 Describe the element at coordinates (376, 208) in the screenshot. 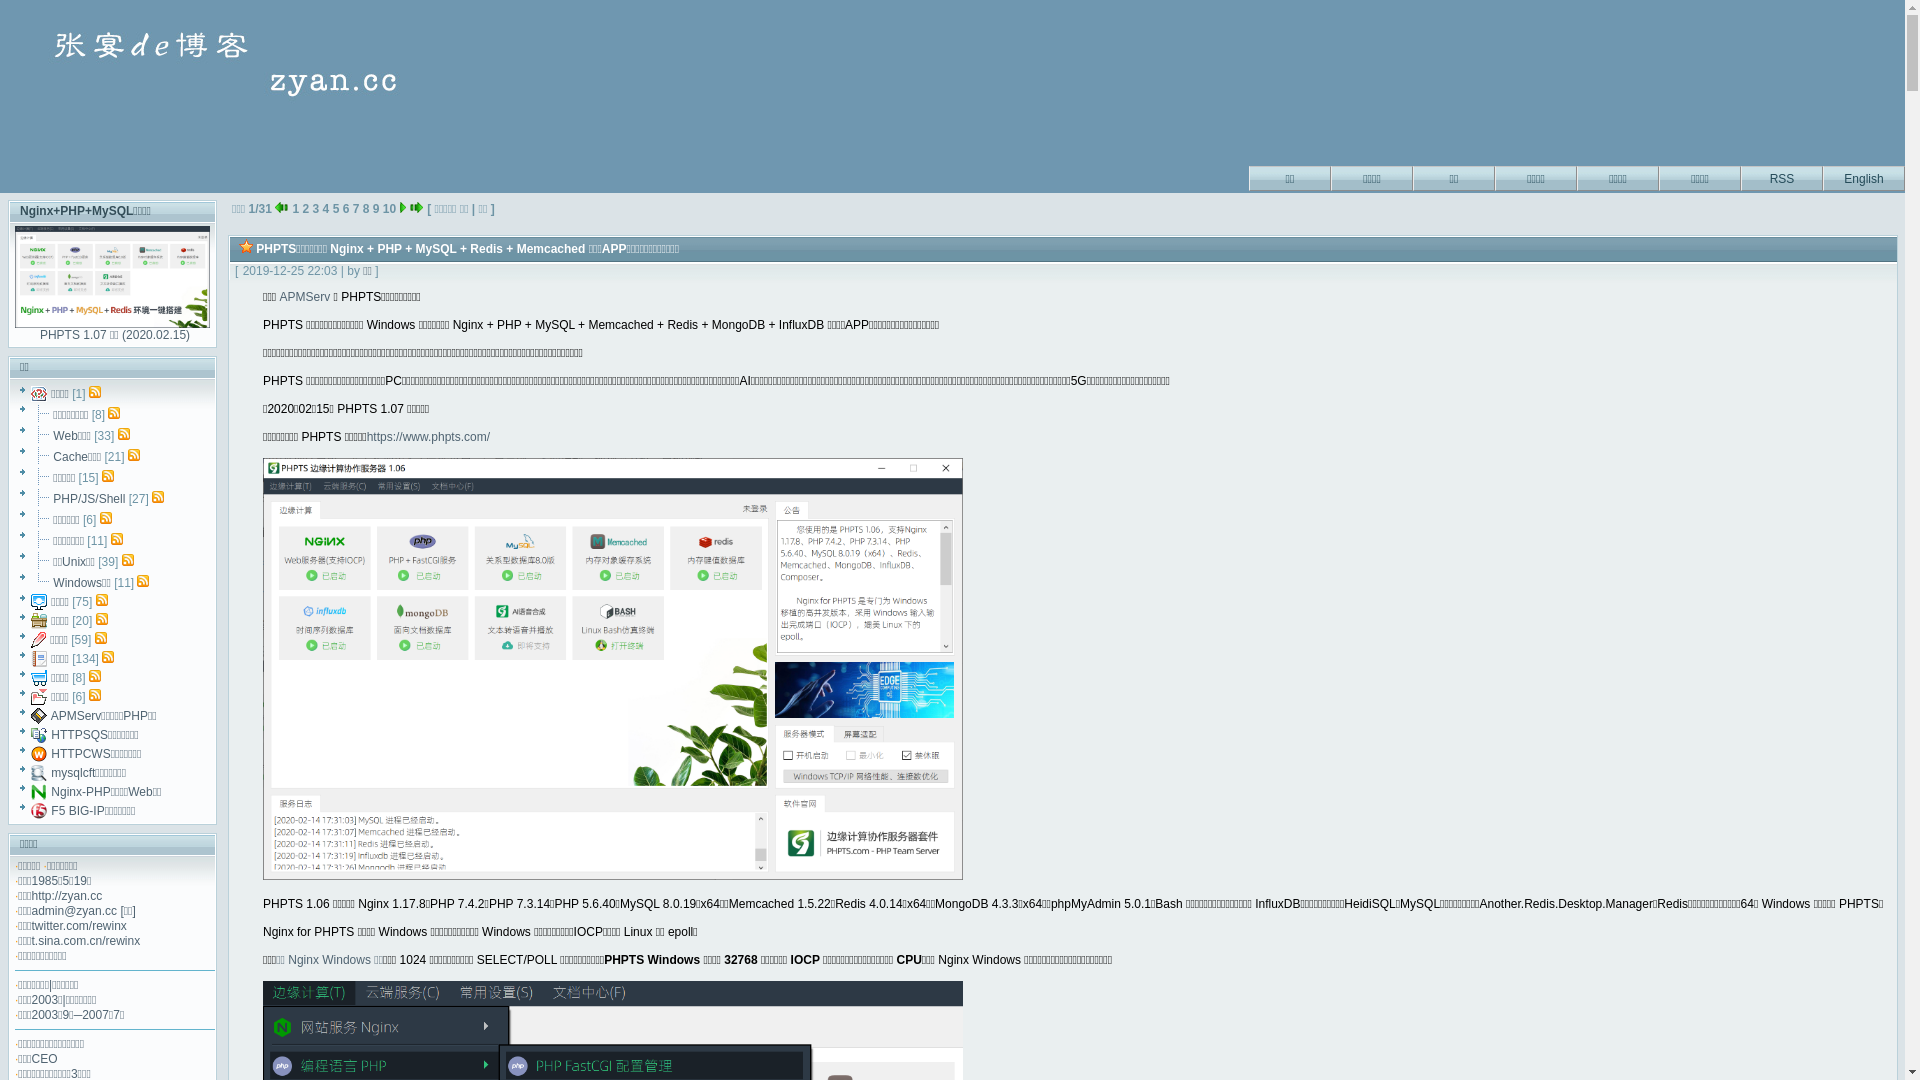

I see `'9'` at that location.